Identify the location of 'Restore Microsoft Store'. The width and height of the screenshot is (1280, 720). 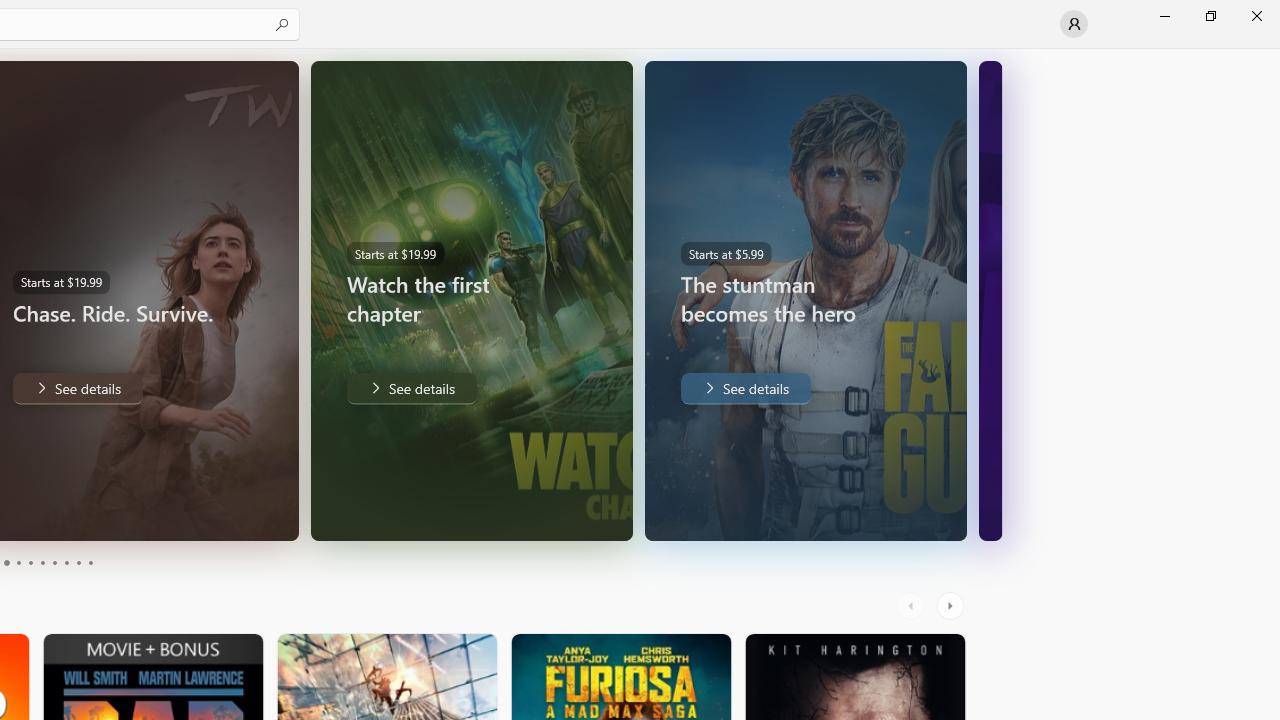
(1209, 15).